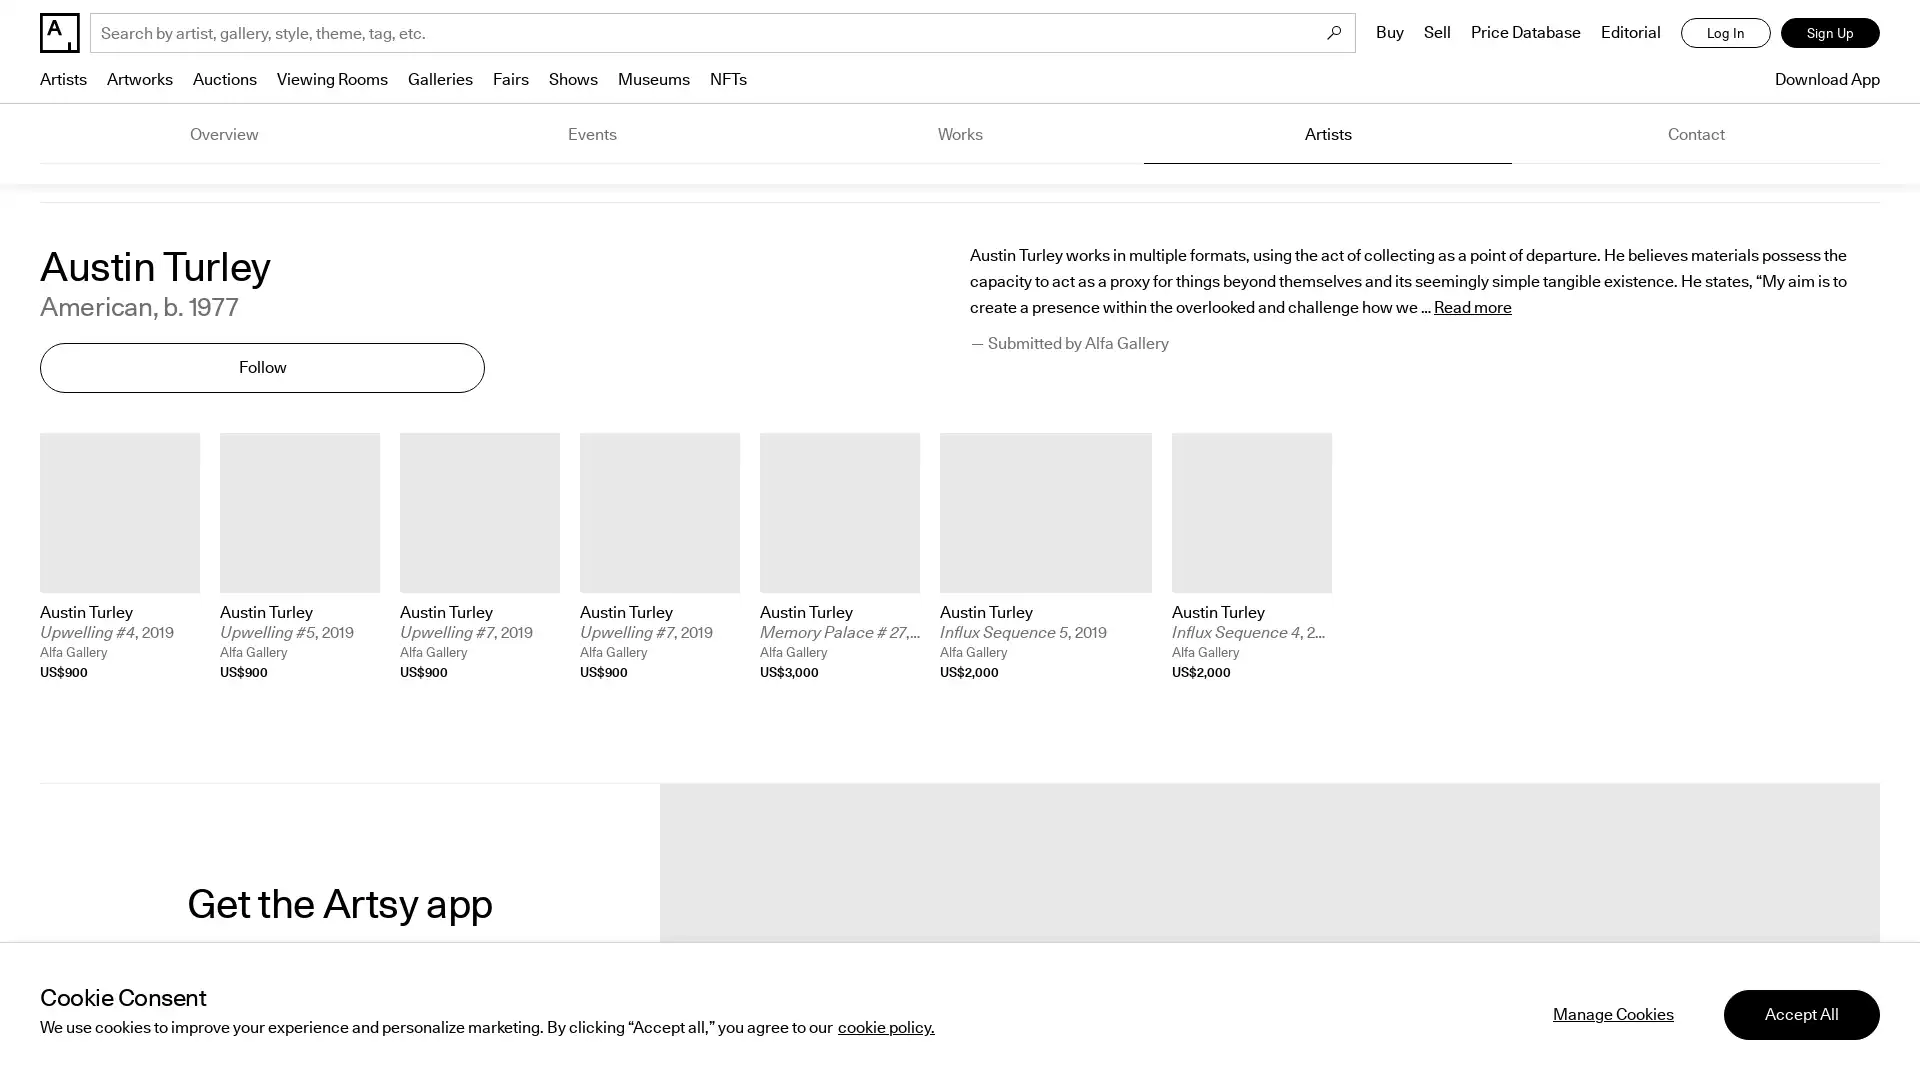 Image resolution: width=1920 pixels, height=1080 pixels. I want to click on Skip to end of content, so click(40, 432).